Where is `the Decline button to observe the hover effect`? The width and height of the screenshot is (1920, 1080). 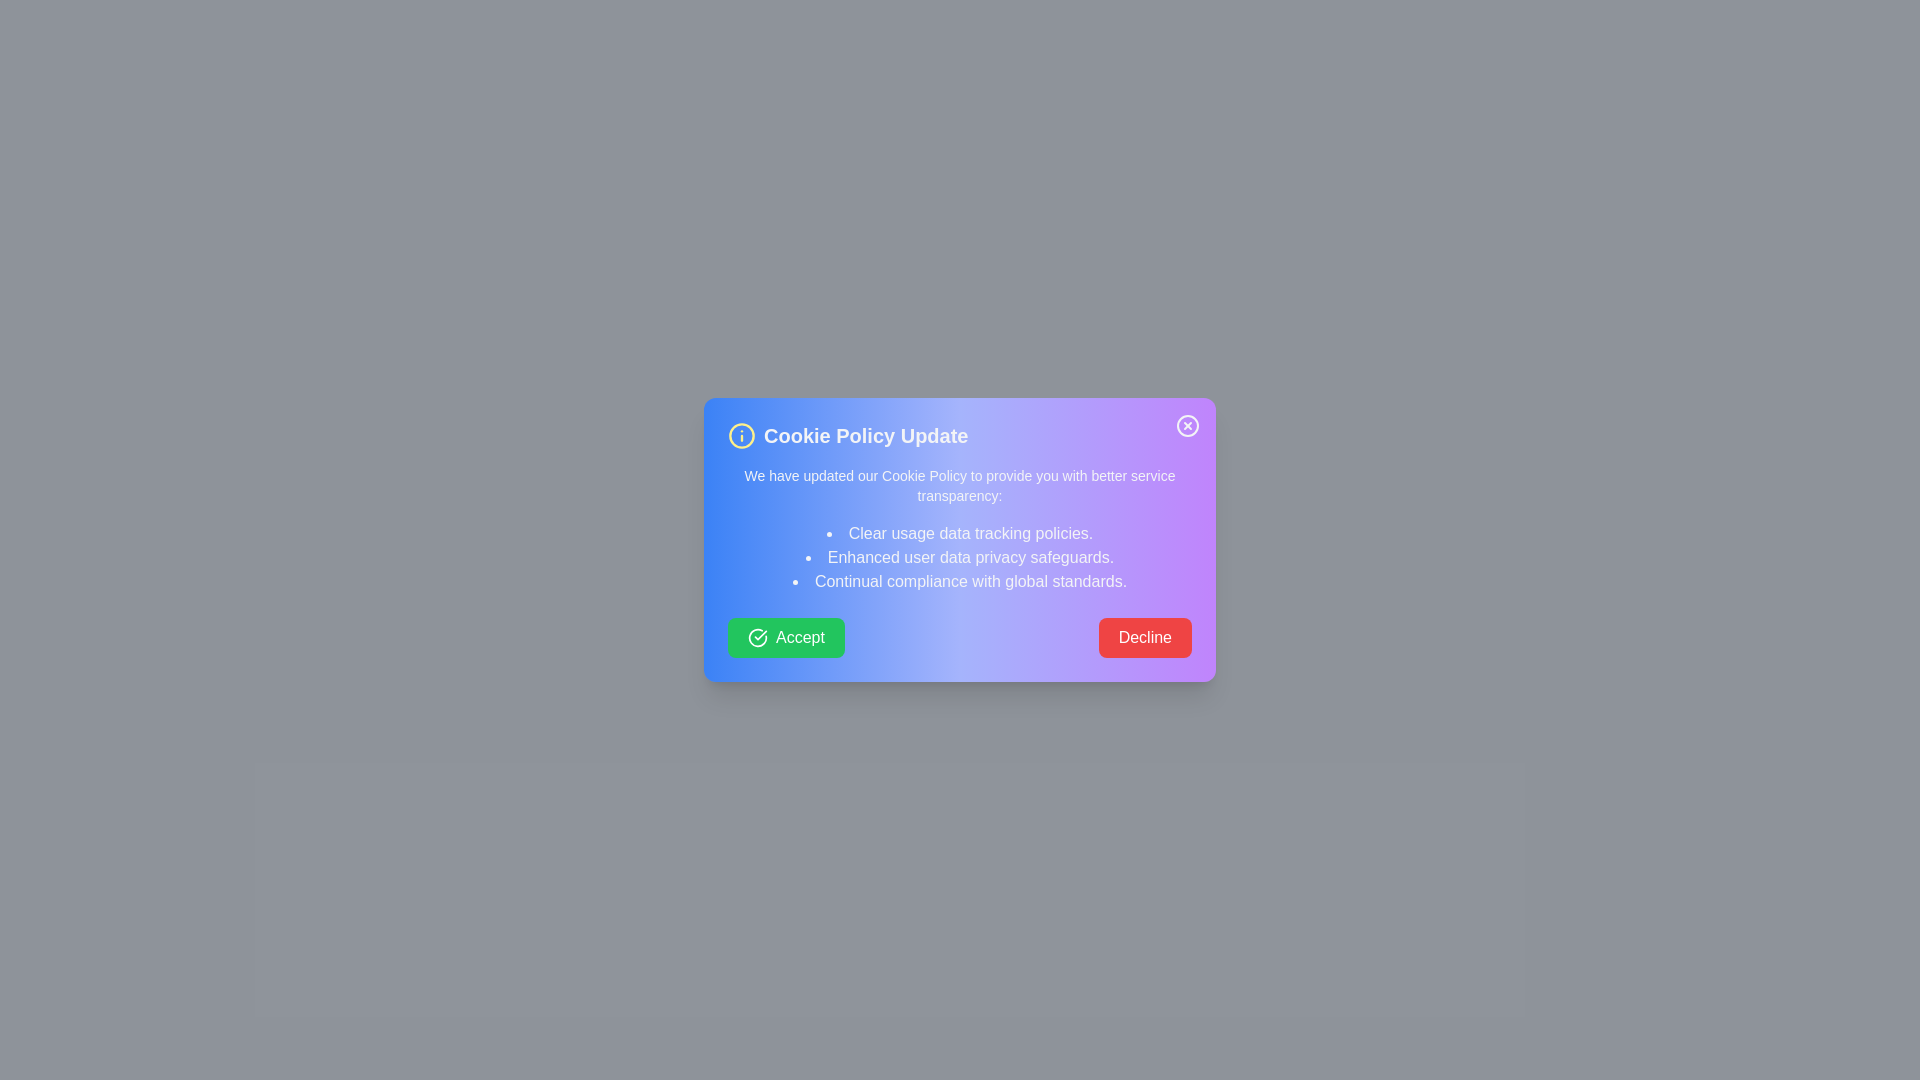 the Decline button to observe the hover effect is located at coordinates (1145, 637).